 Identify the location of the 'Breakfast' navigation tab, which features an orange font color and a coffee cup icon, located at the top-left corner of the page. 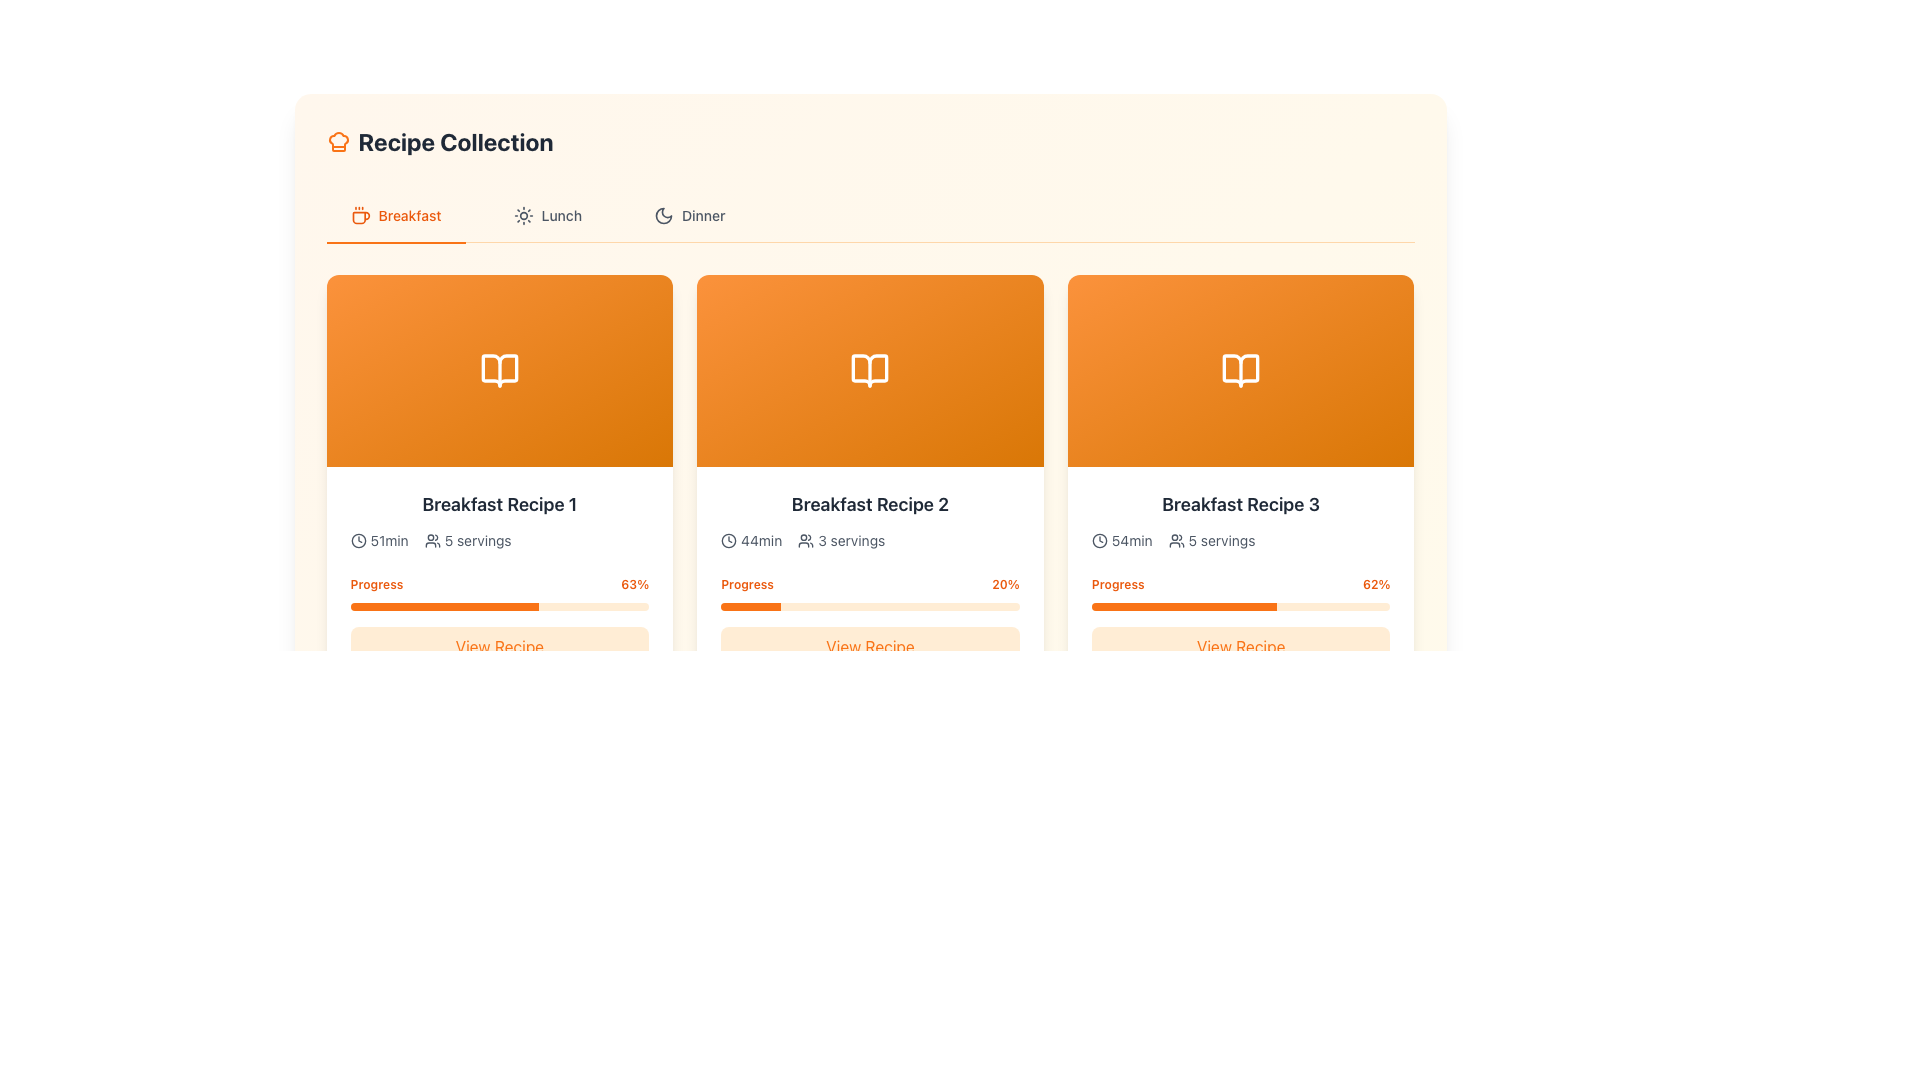
(396, 216).